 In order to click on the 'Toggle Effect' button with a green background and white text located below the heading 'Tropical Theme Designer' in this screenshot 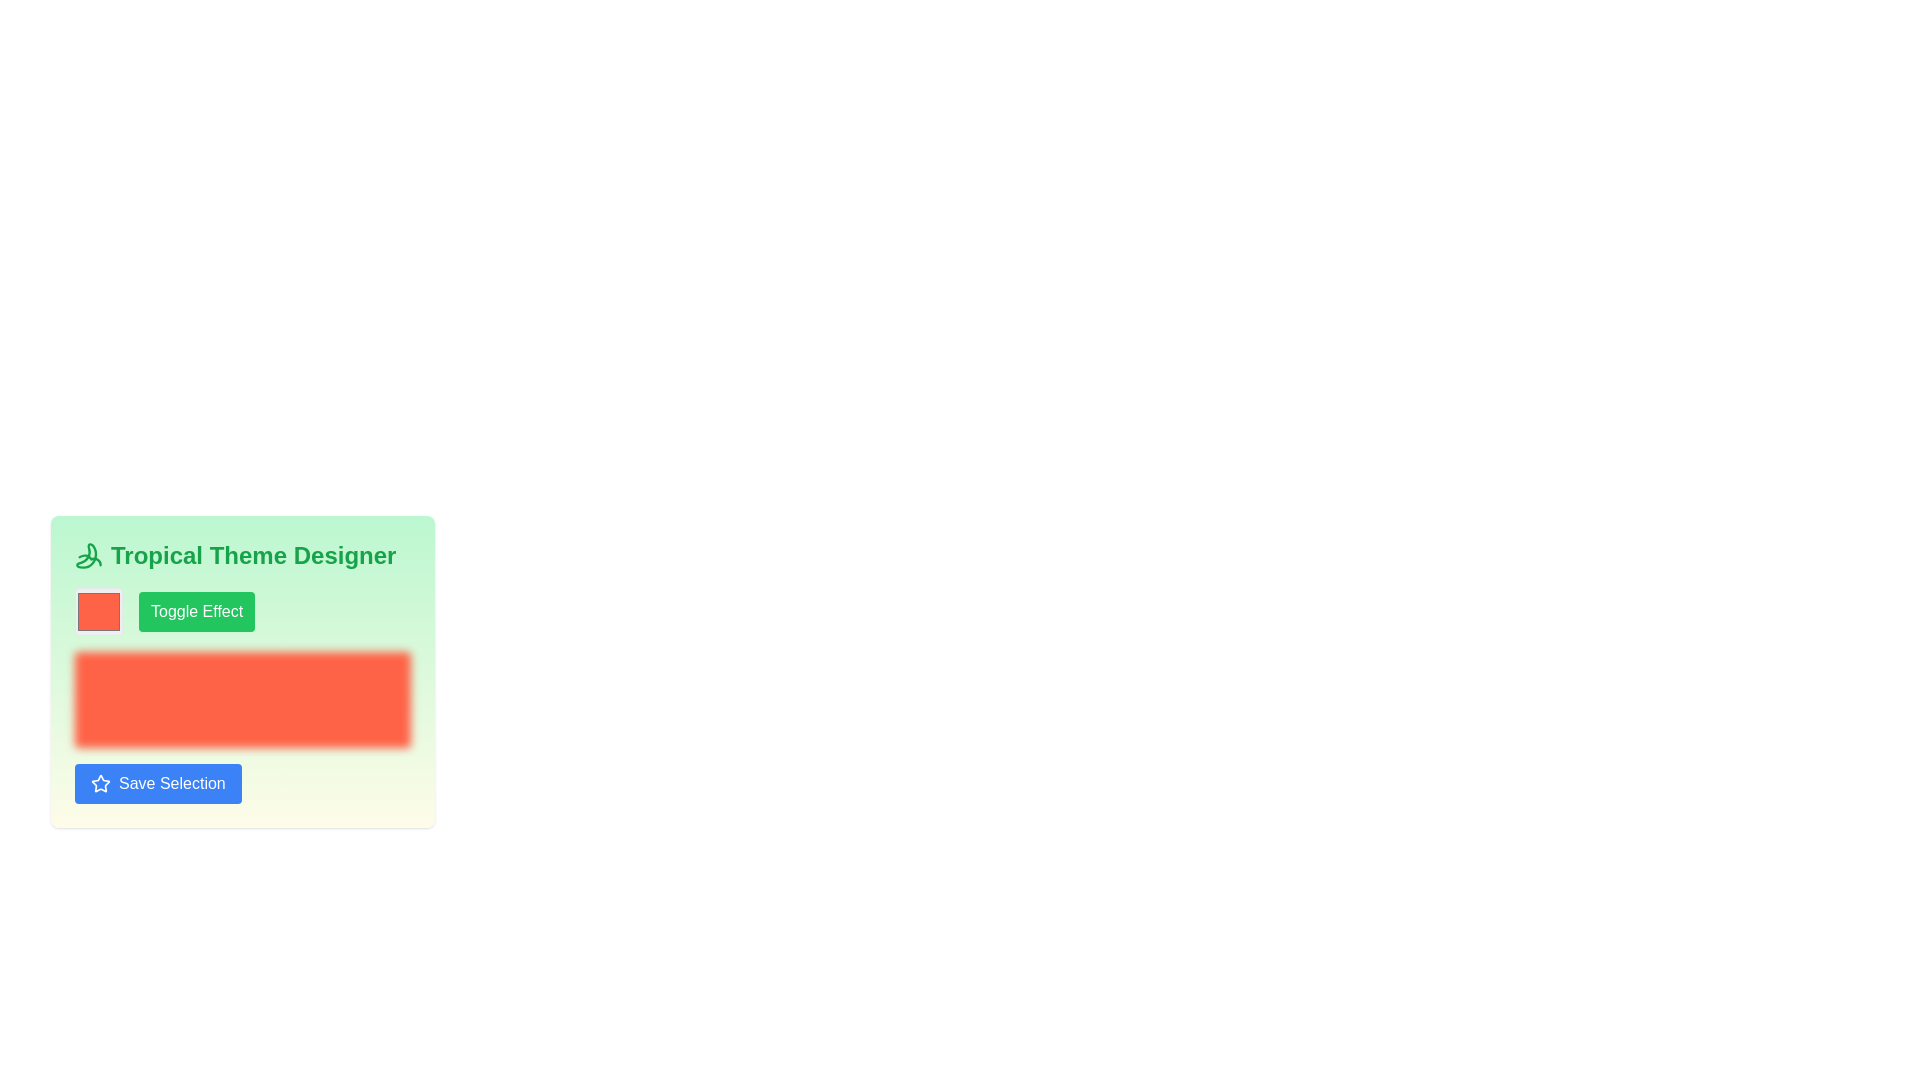, I will do `click(242, 611)`.